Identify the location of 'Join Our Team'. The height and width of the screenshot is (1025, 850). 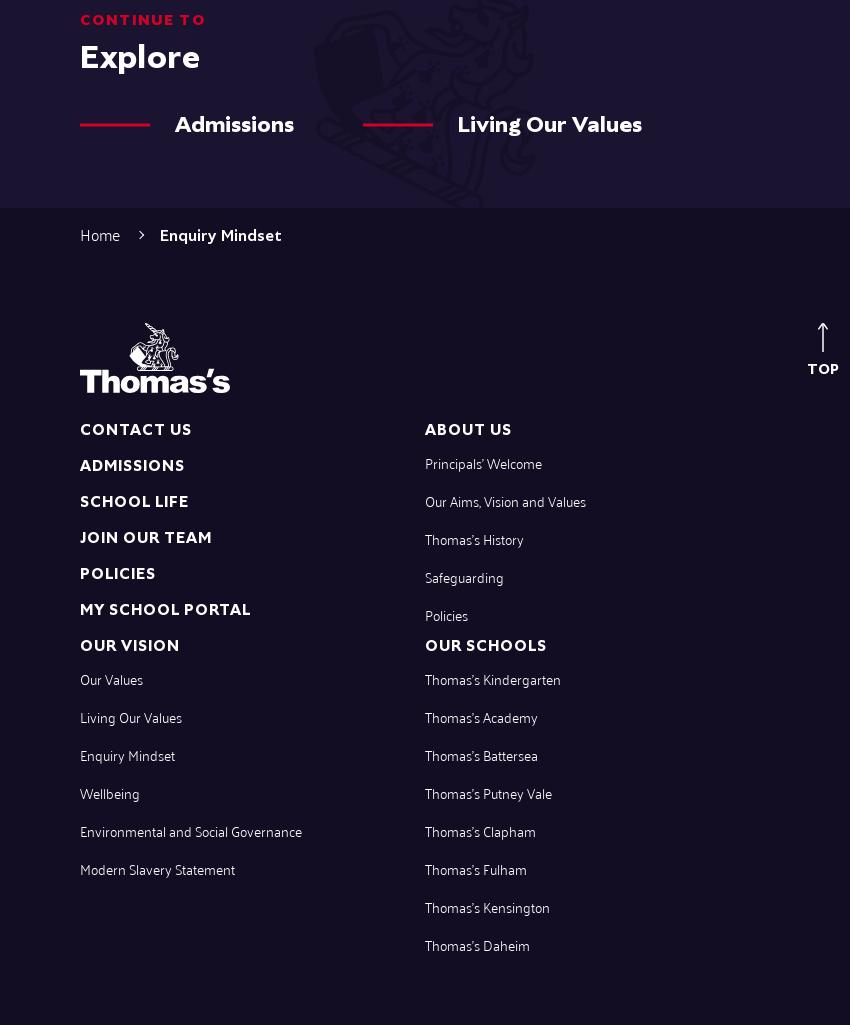
(79, 537).